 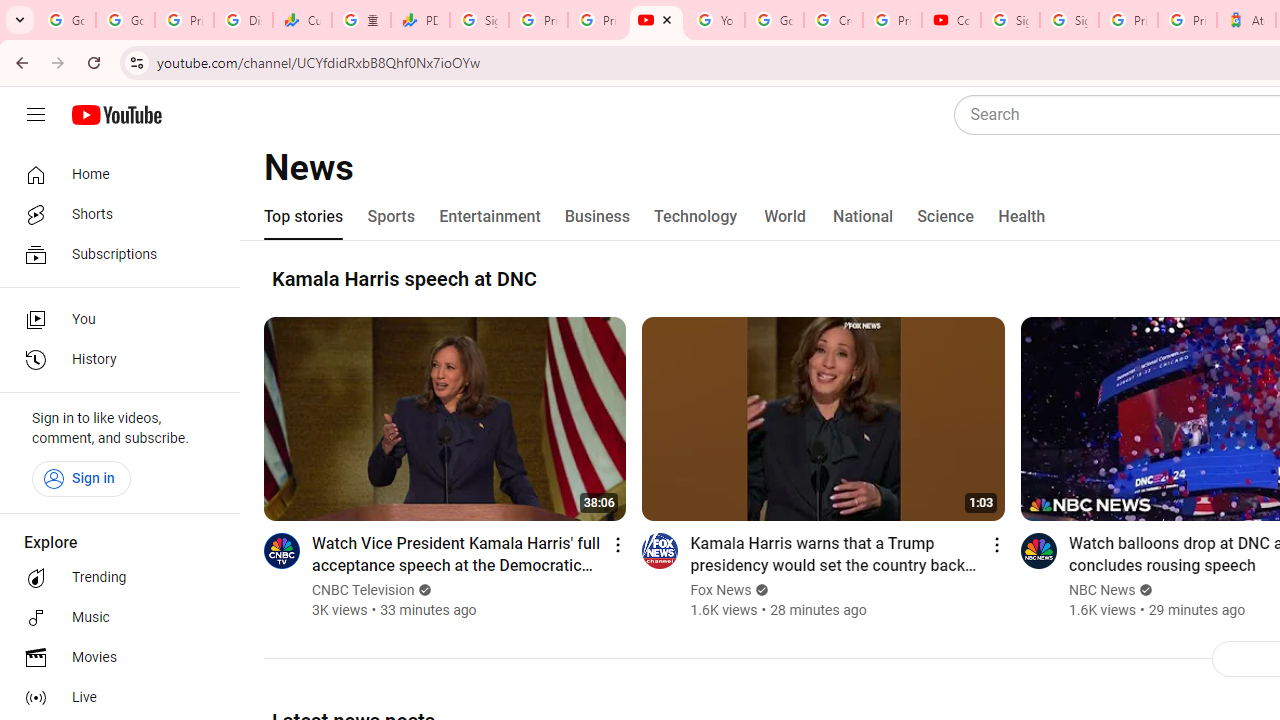 I want to click on 'PDD Holdings Inc - ADR (PDD) Price & News - Google Finance', so click(x=419, y=20).